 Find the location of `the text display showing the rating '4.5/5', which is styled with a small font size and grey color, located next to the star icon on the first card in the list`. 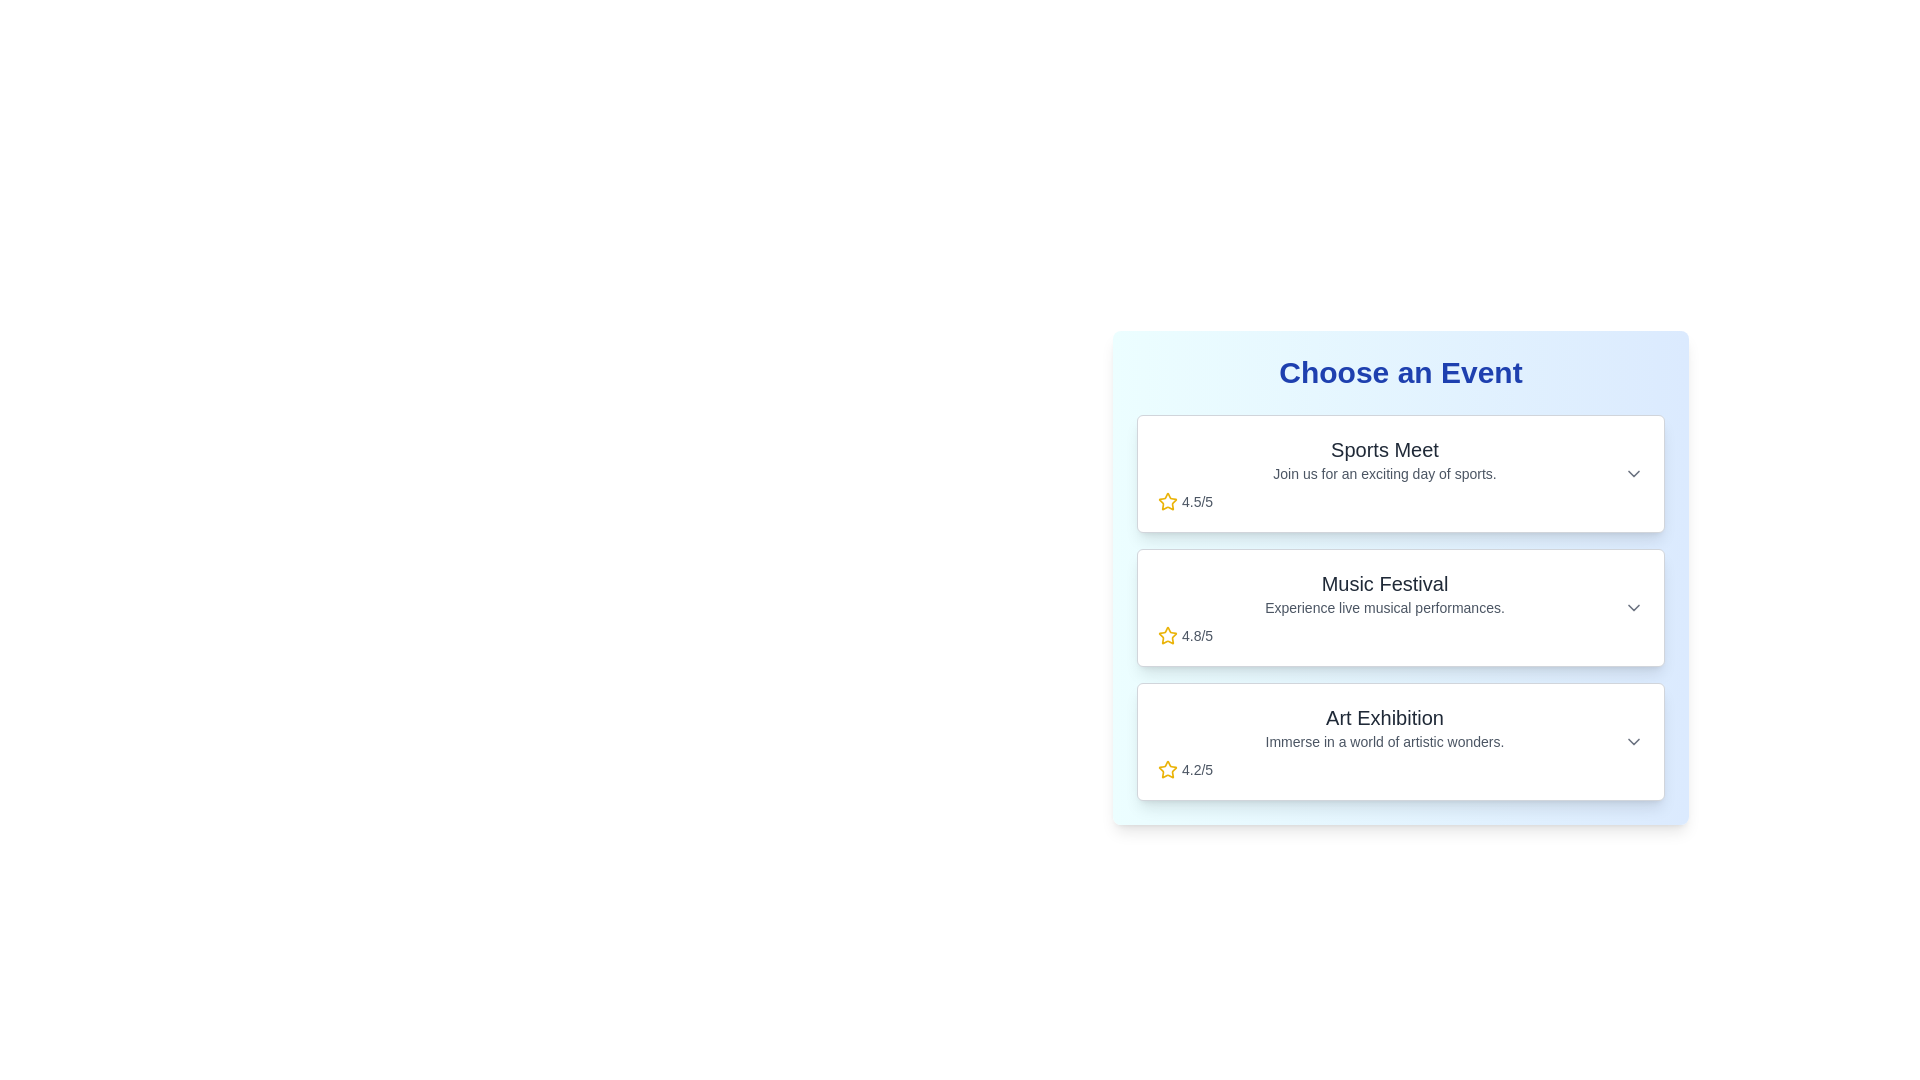

the text display showing the rating '4.5/5', which is styled with a small font size and grey color, located next to the star icon on the first card in the list is located at coordinates (1197, 500).